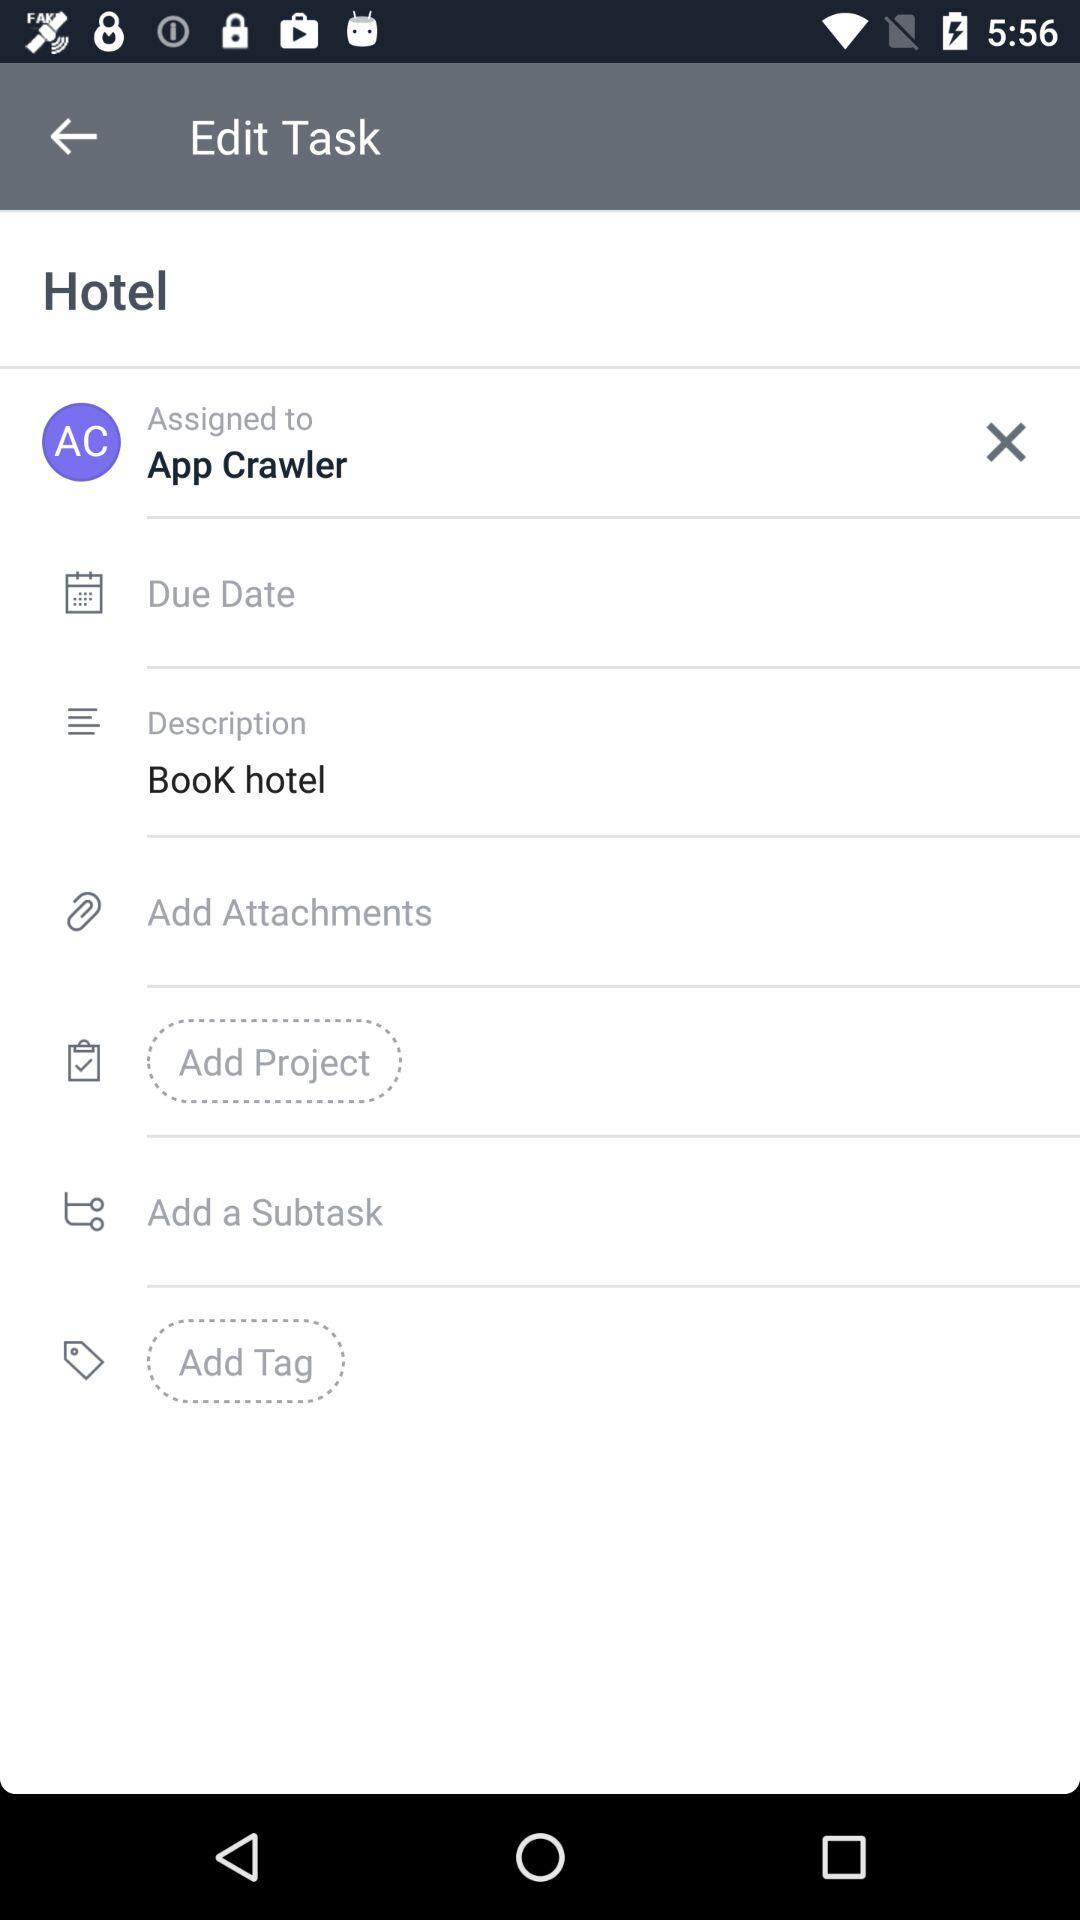 This screenshot has width=1080, height=1920. What do you see at coordinates (72, 135) in the screenshot?
I see `icon above hotel icon` at bounding box center [72, 135].